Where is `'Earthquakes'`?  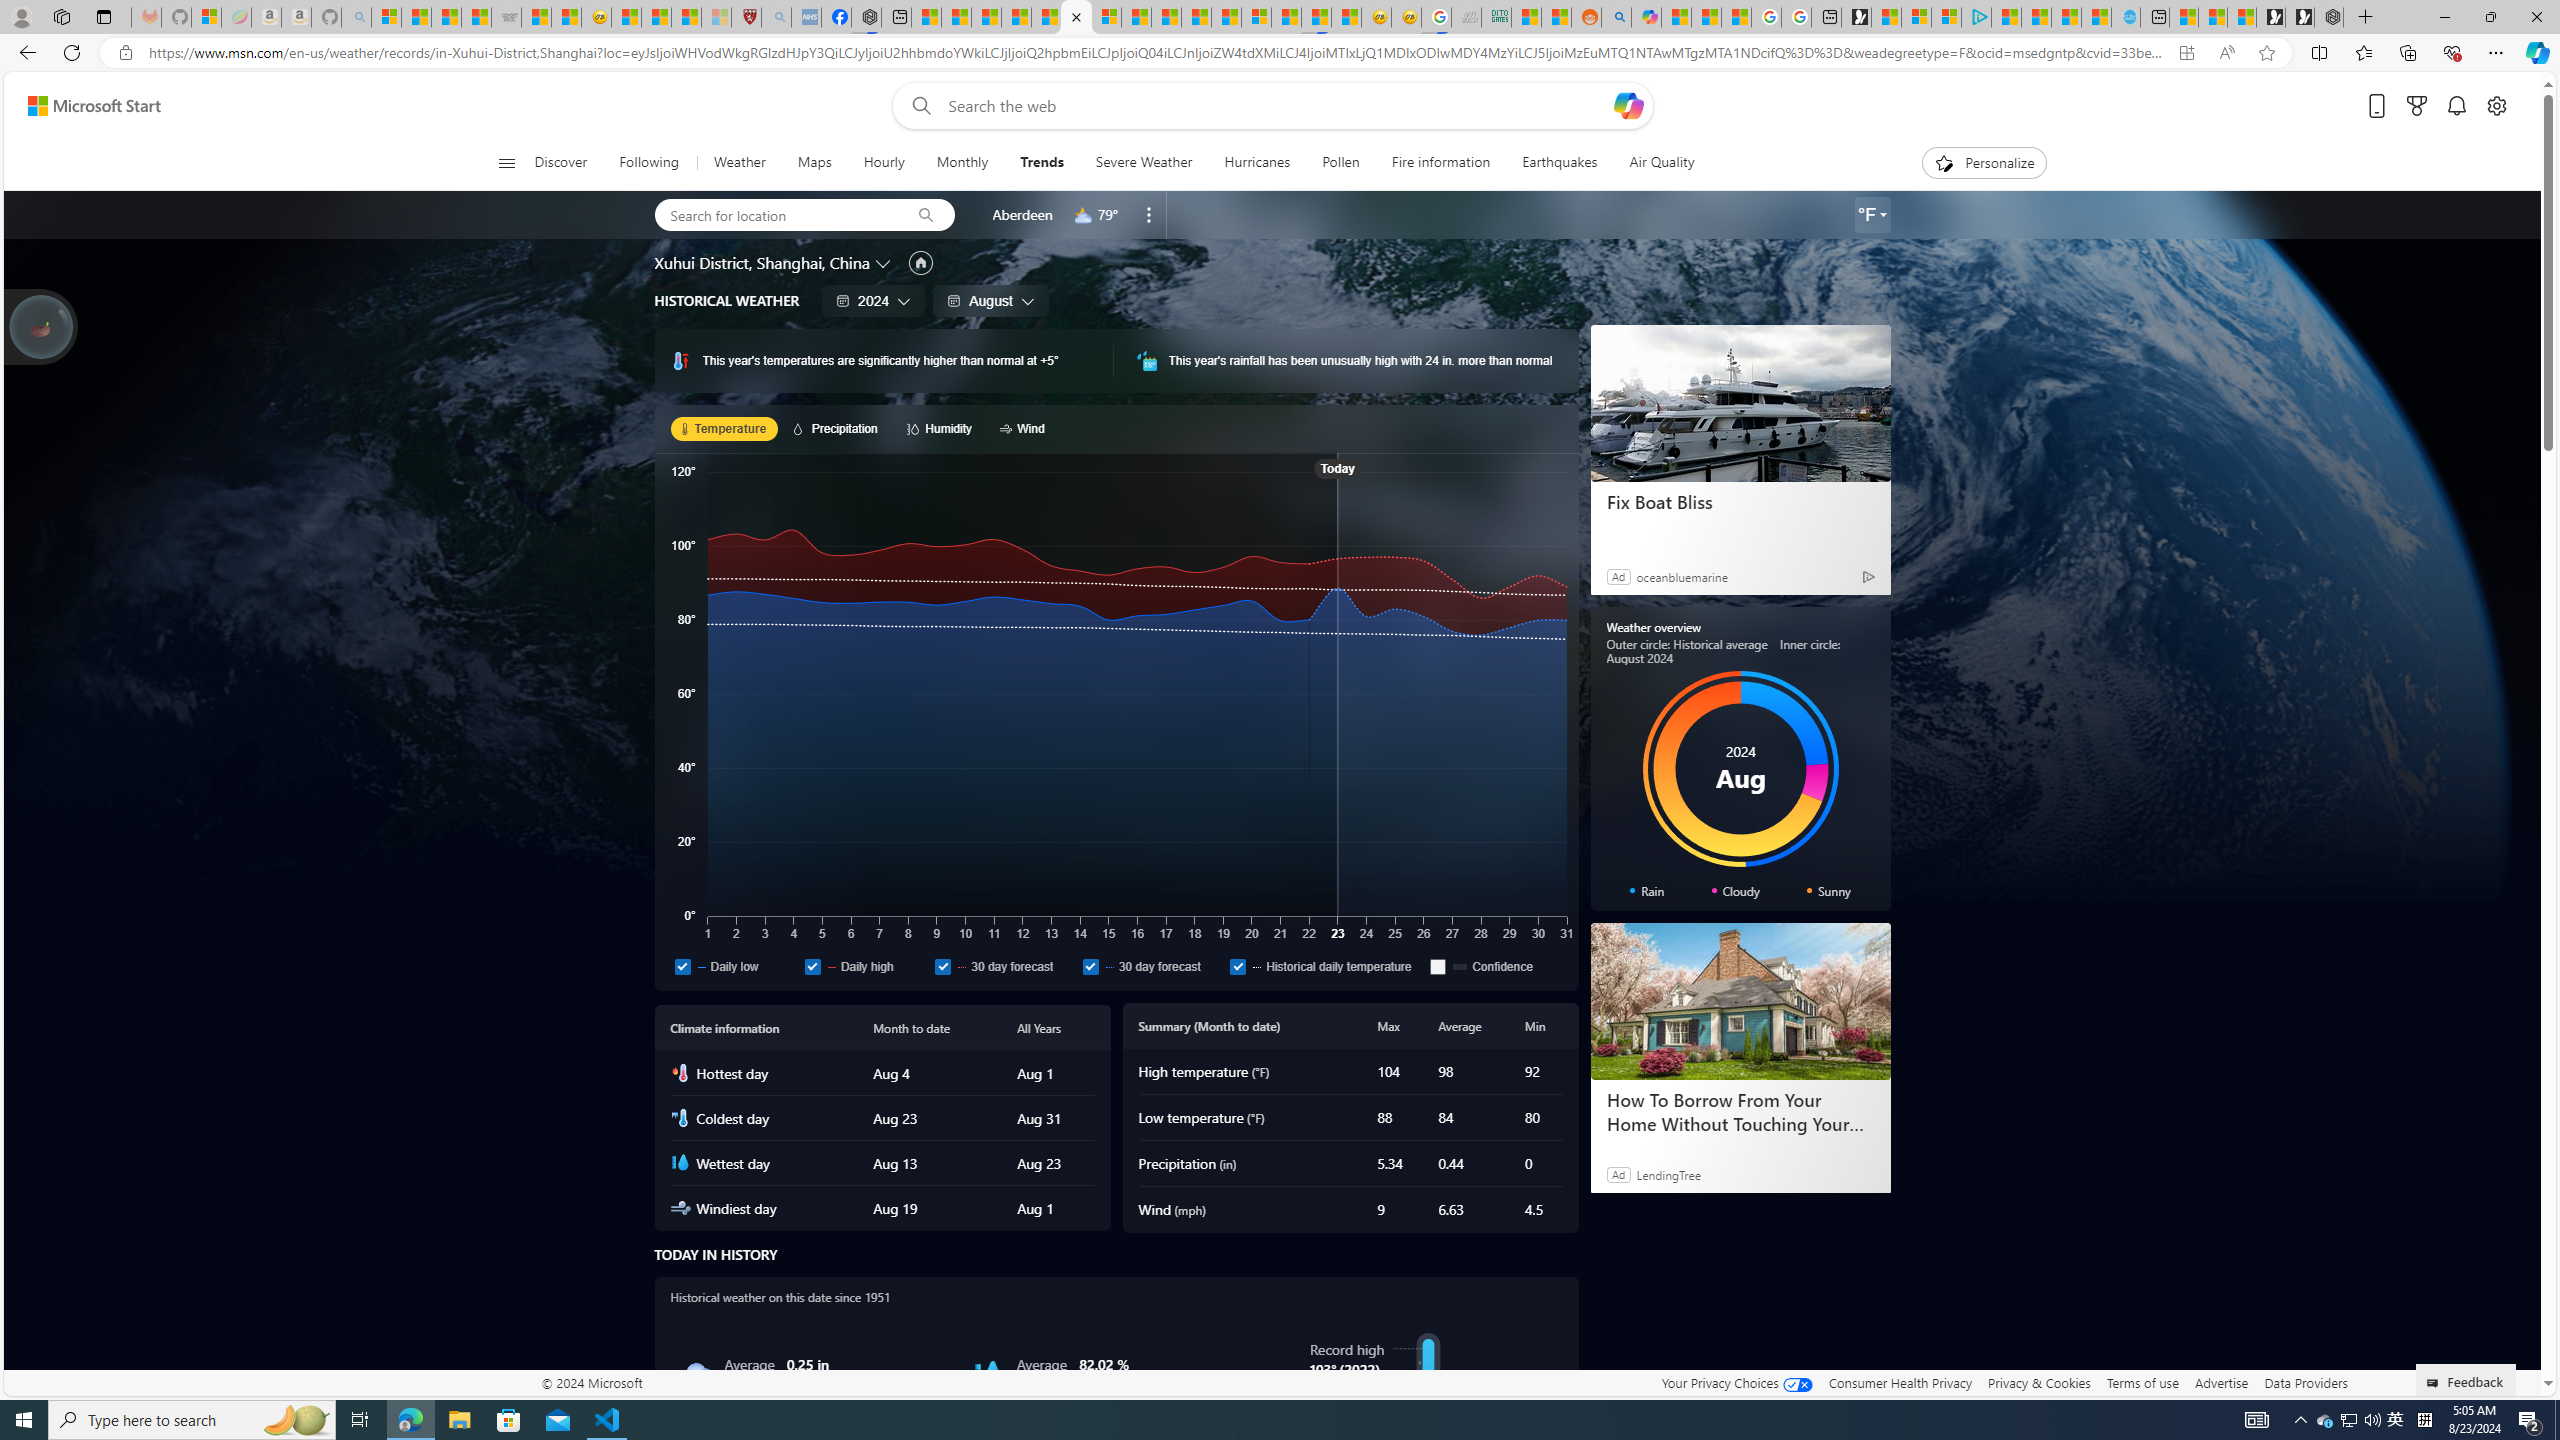 'Earthquakes' is located at coordinates (1558, 162).